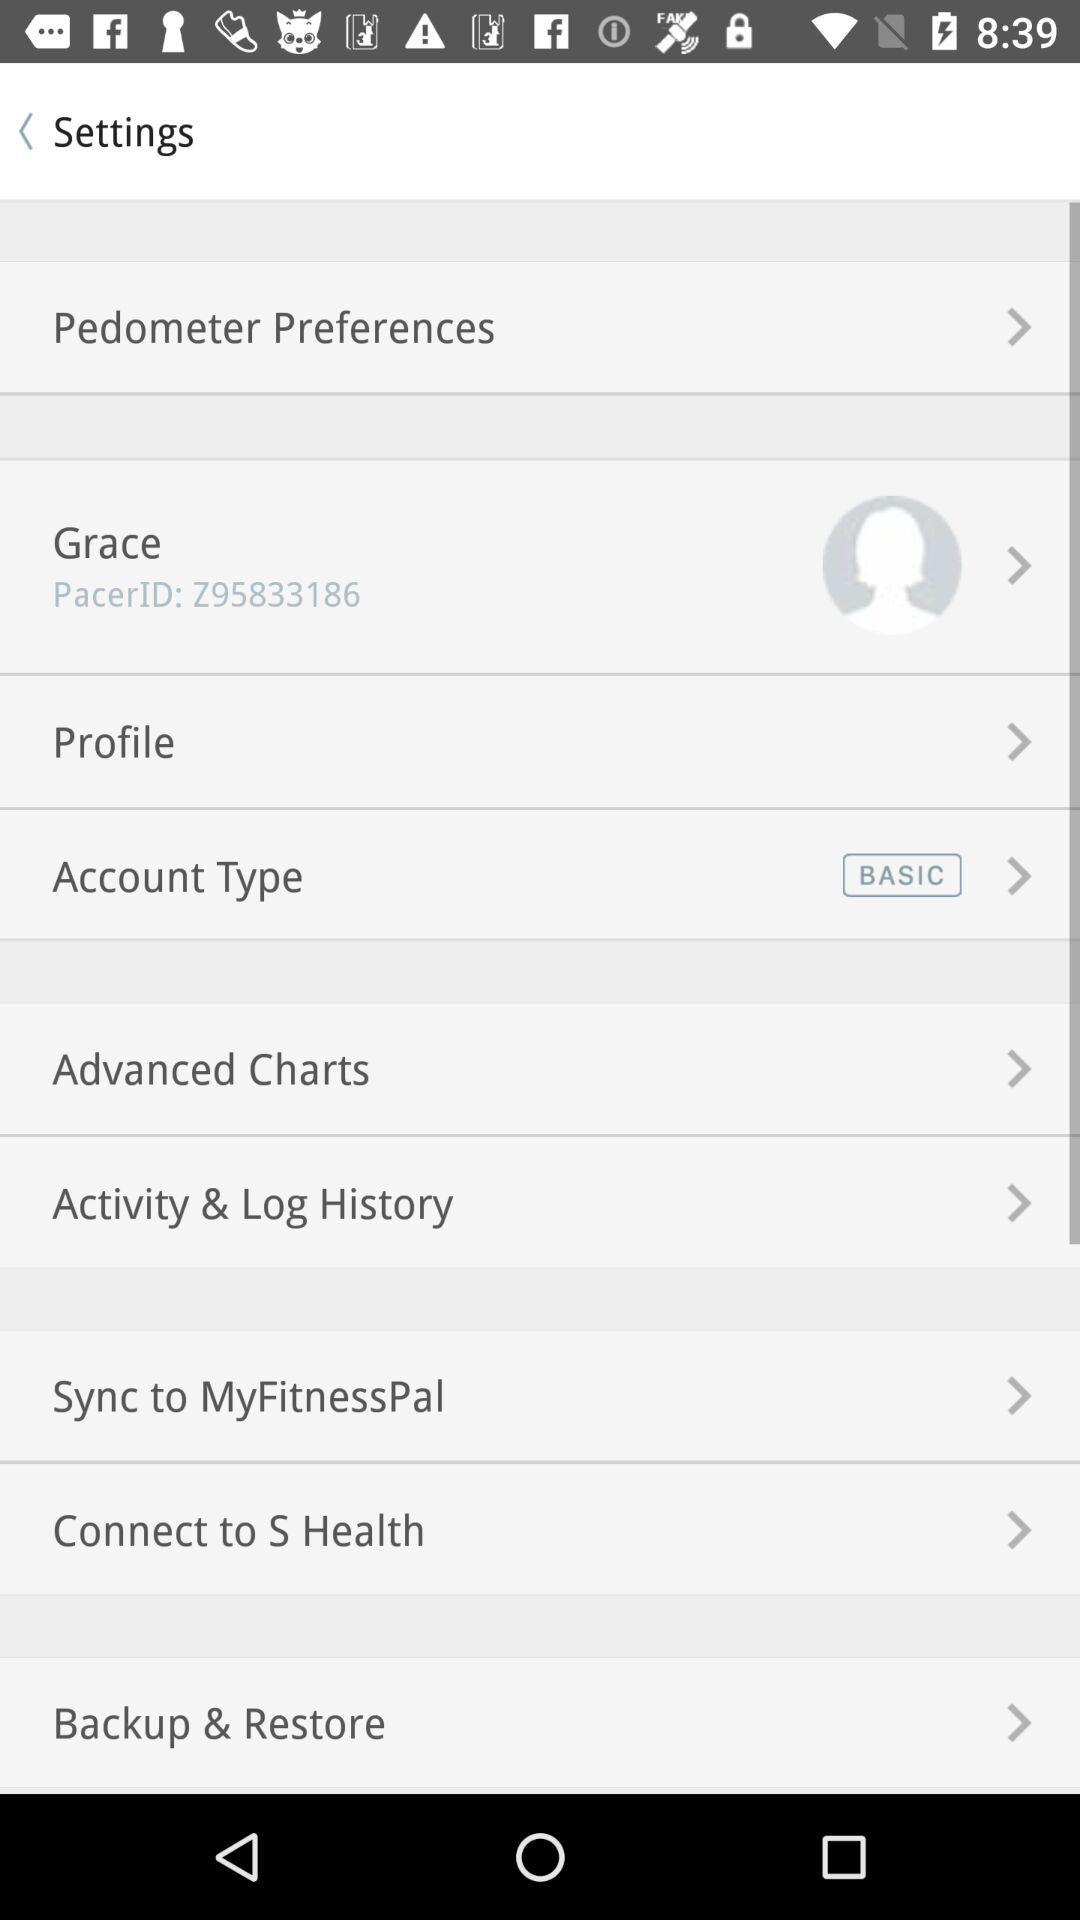 This screenshot has width=1080, height=1920. Describe the element at coordinates (180, 592) in the screenshot. I see `icon below the grace item` at that location.